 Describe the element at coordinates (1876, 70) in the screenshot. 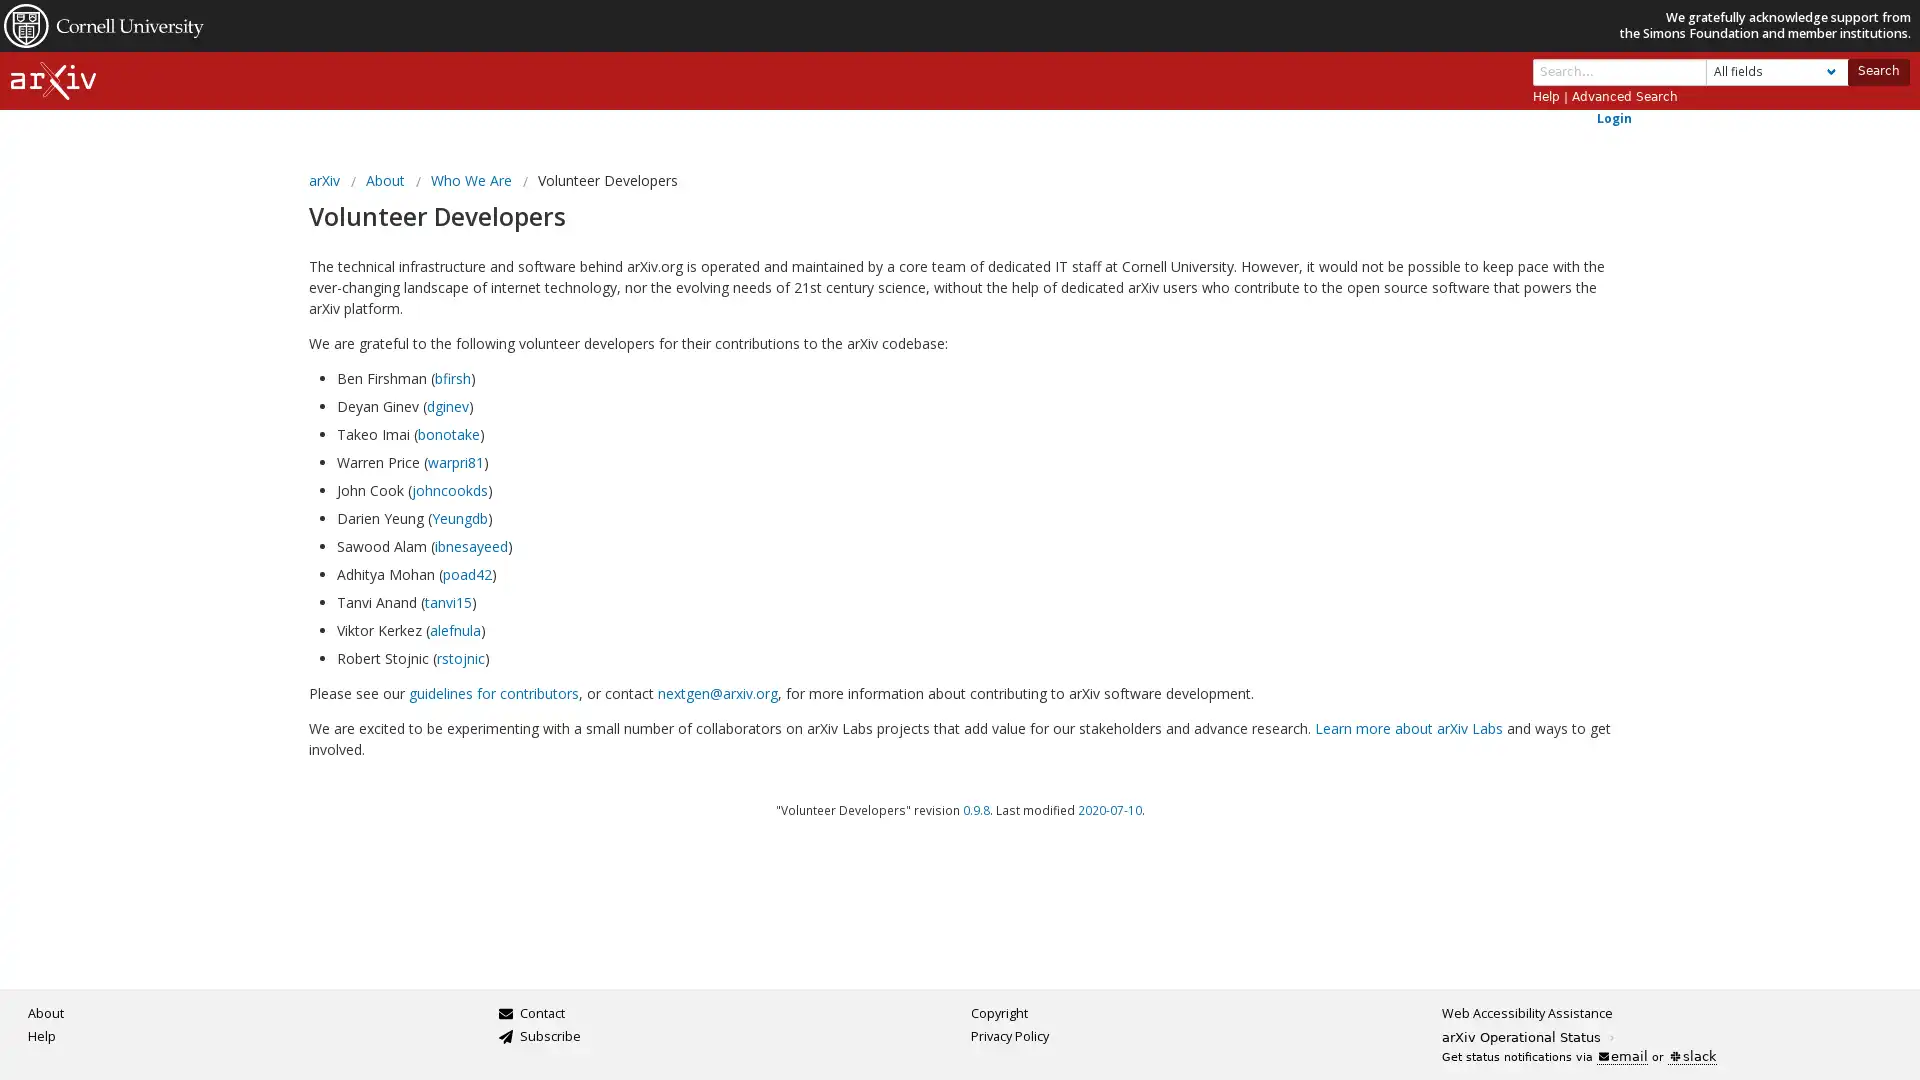

I see `Search` at that location.